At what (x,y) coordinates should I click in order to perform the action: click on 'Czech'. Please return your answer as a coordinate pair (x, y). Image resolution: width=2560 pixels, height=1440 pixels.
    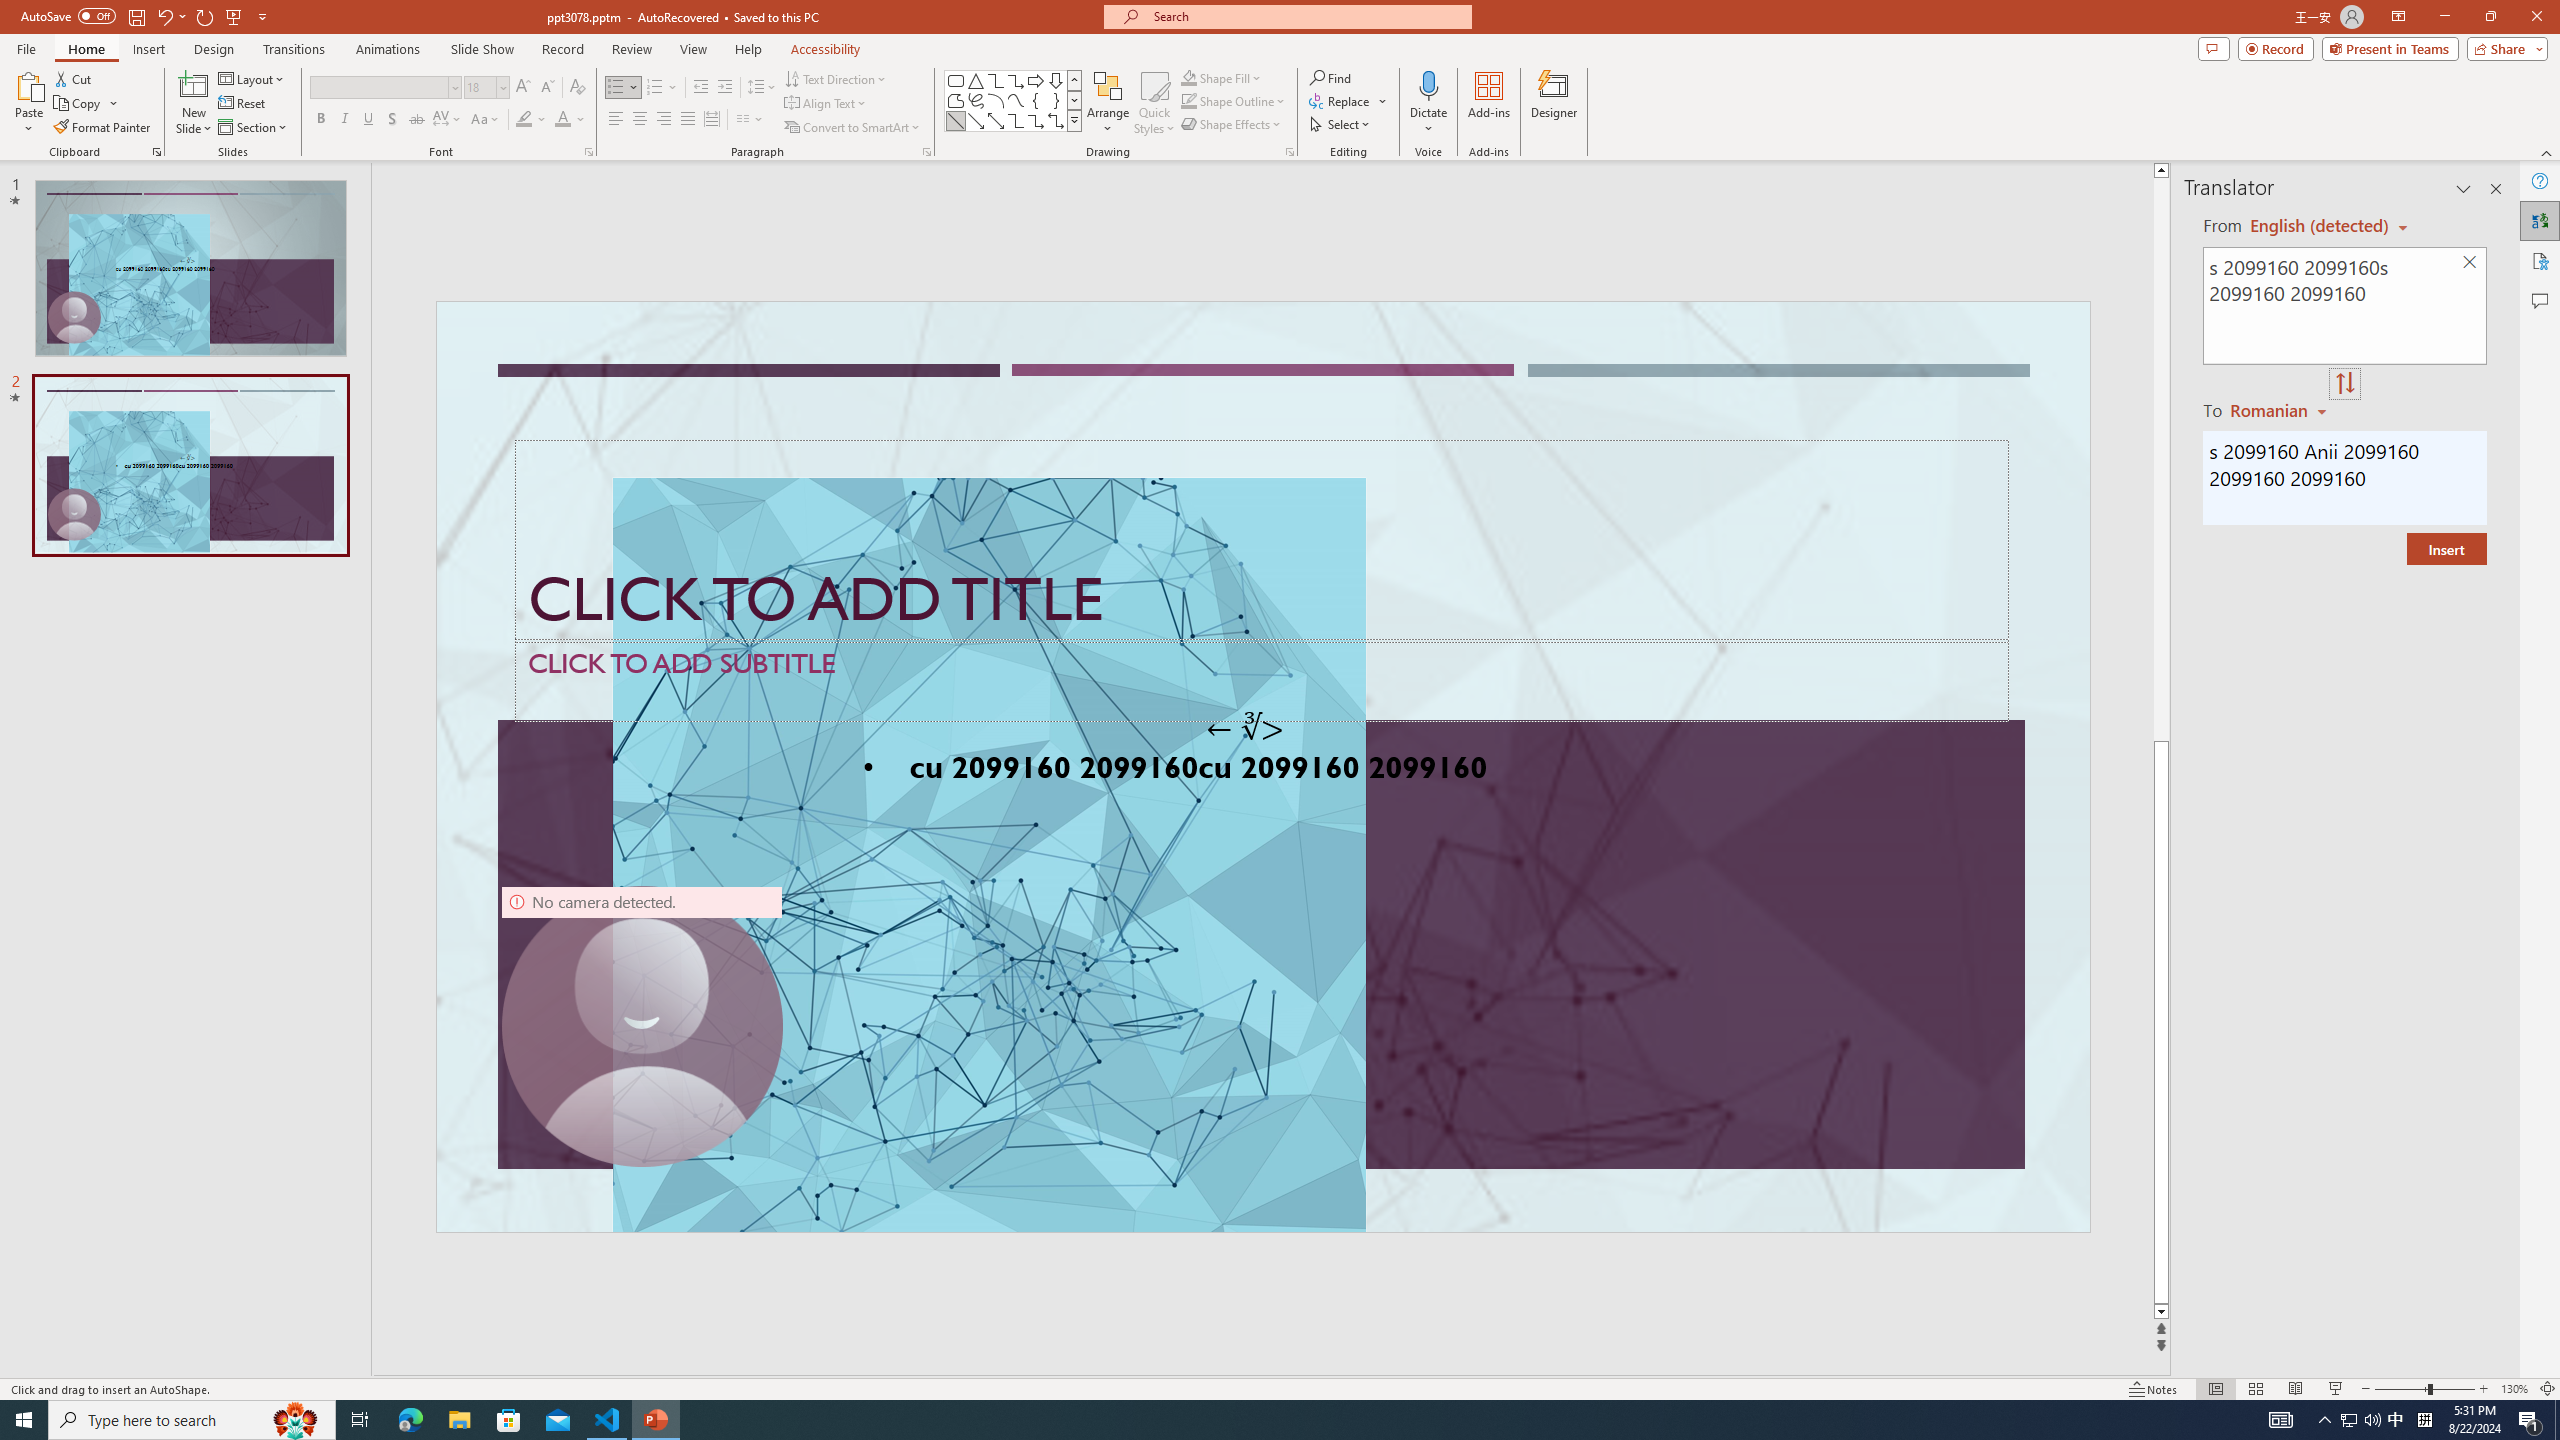
    Looking at the image, I should click on (2279, 409).